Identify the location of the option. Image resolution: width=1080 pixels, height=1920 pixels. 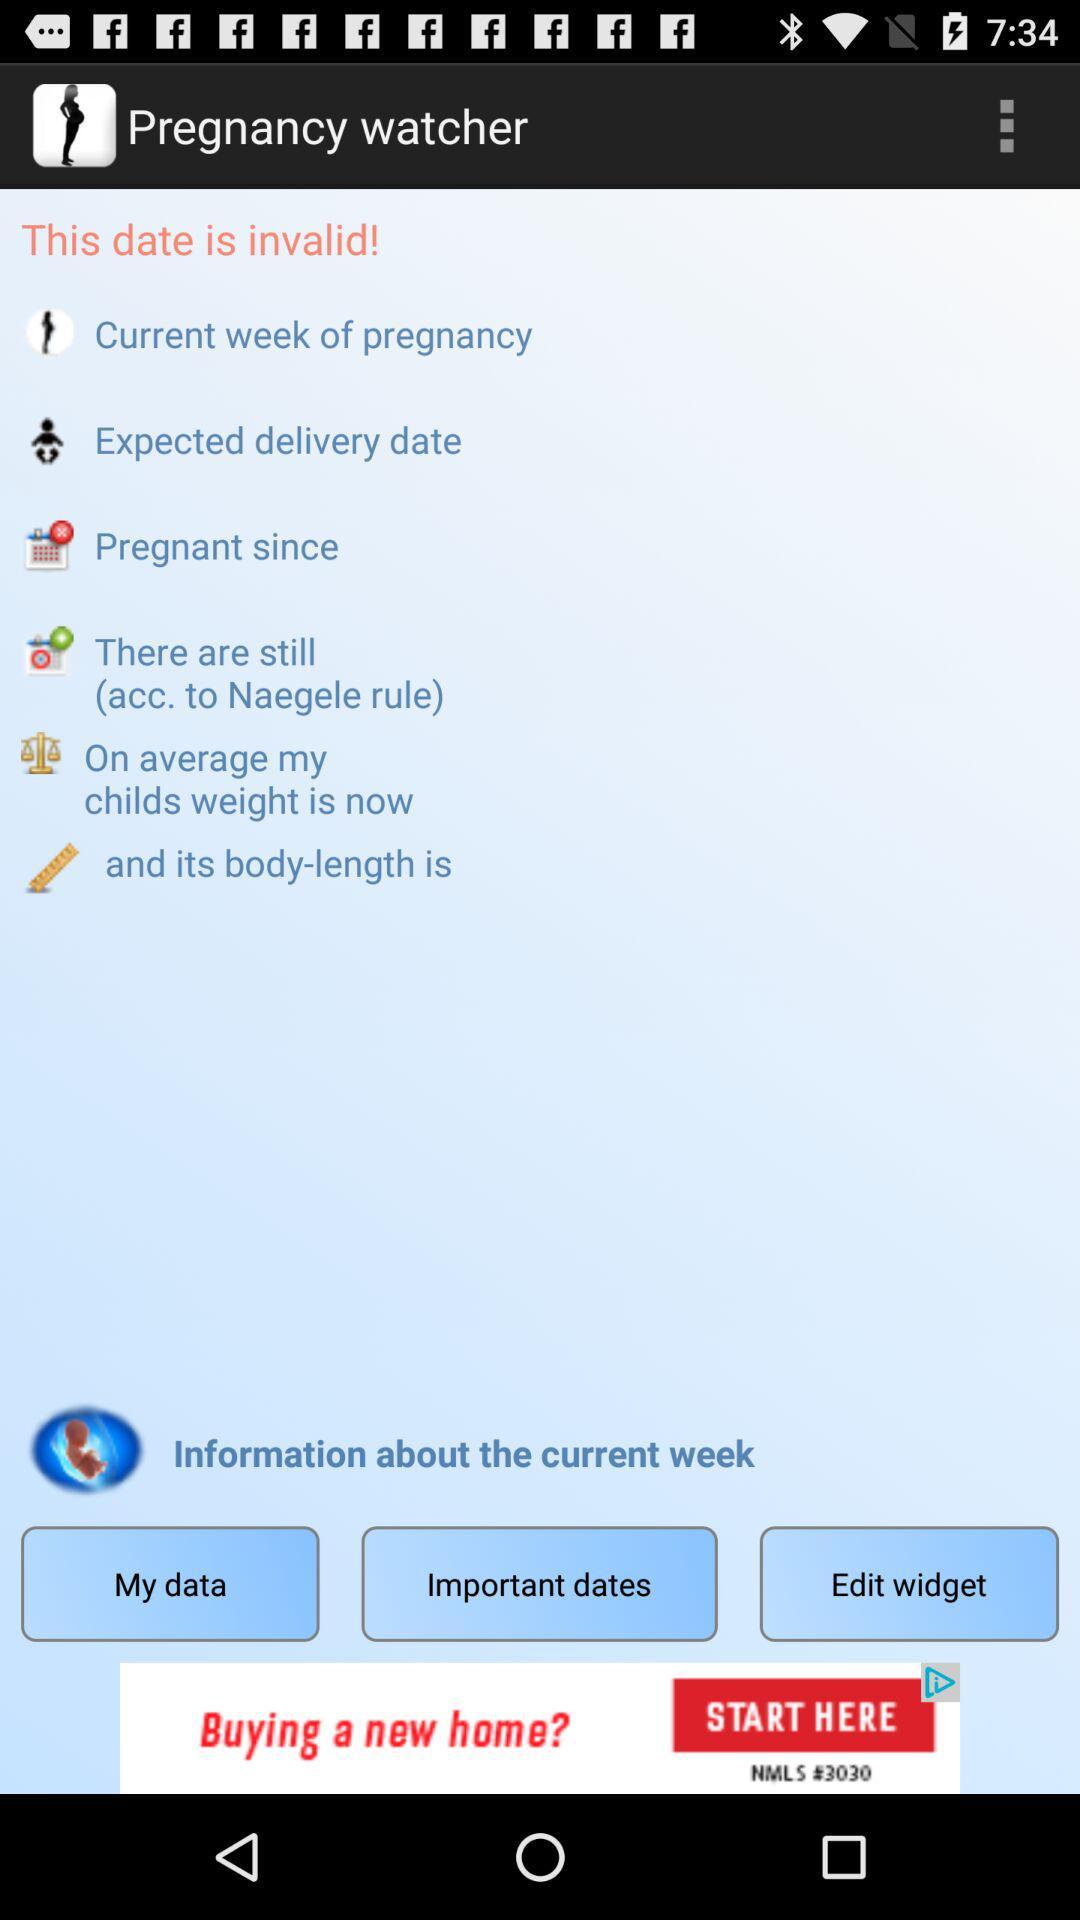
(540, 1727).